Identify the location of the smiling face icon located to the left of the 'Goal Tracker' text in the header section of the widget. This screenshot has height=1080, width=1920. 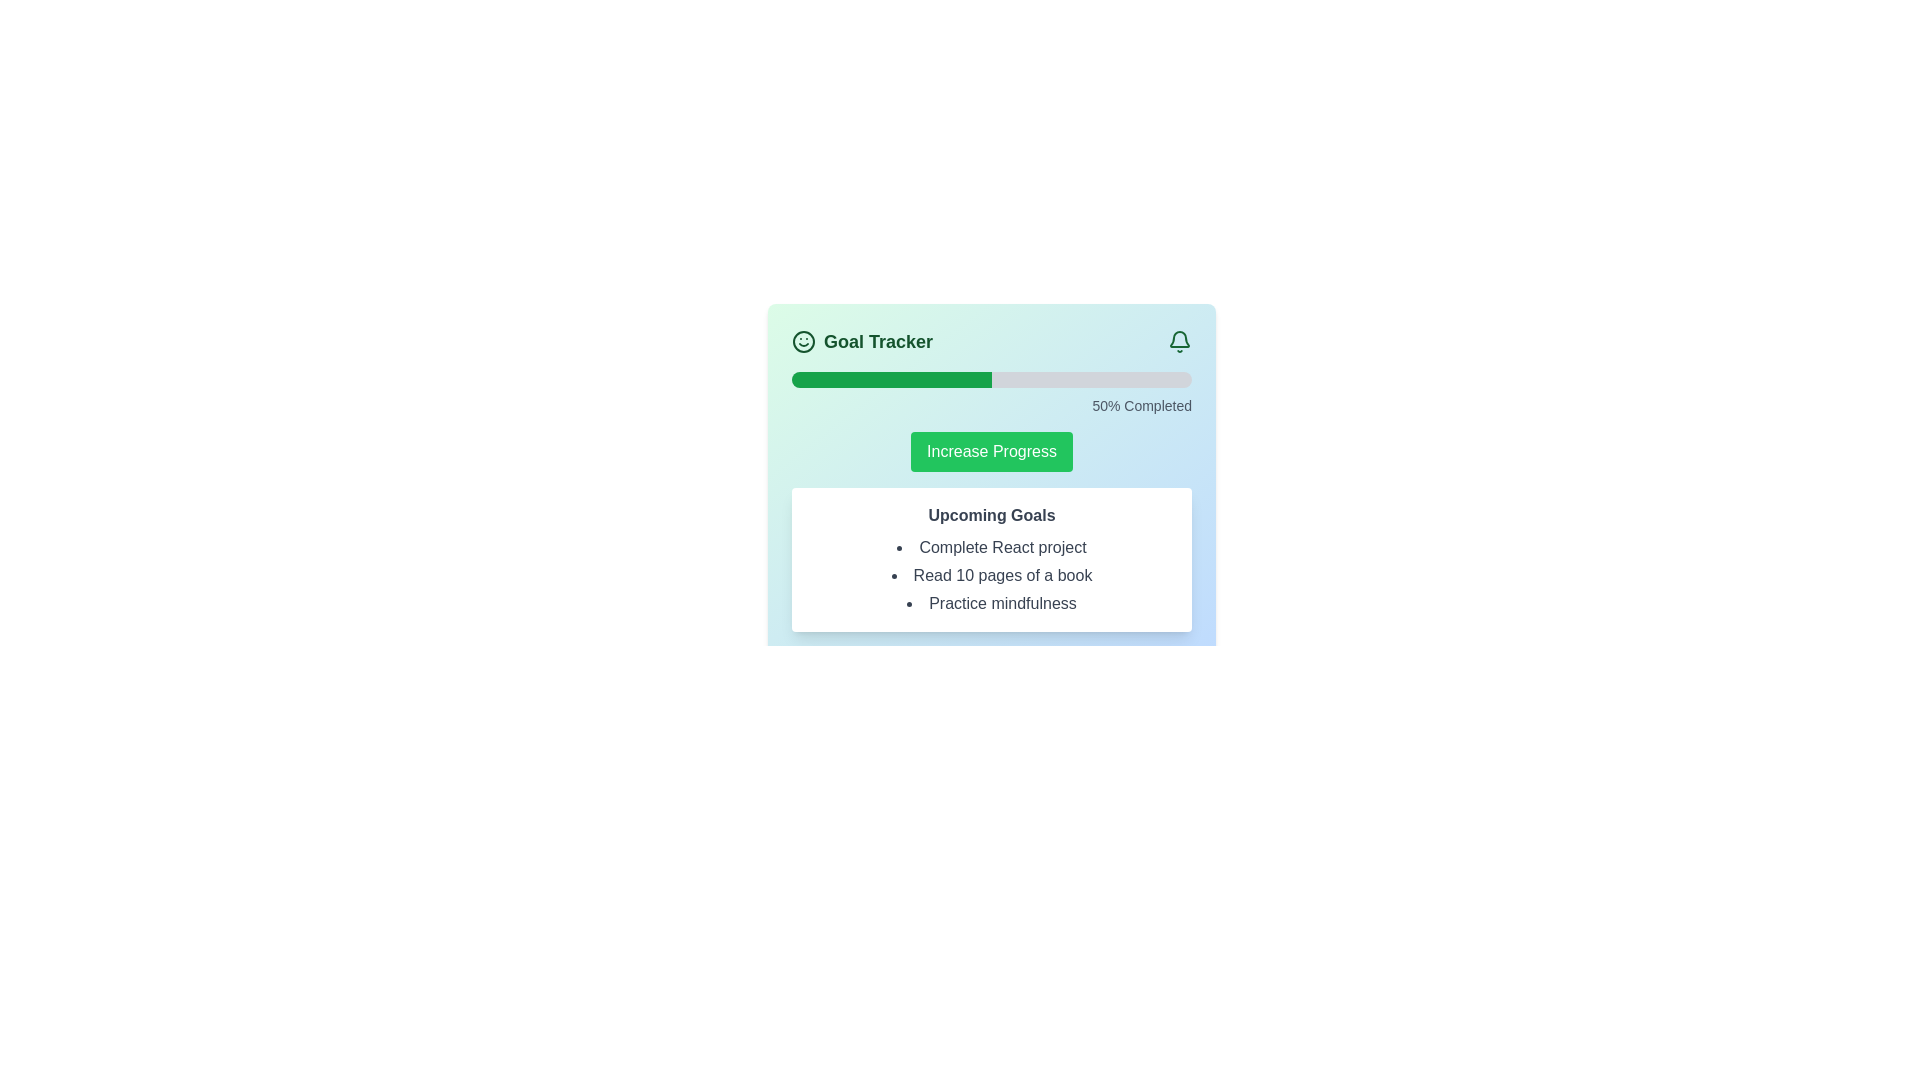
(804, 341).